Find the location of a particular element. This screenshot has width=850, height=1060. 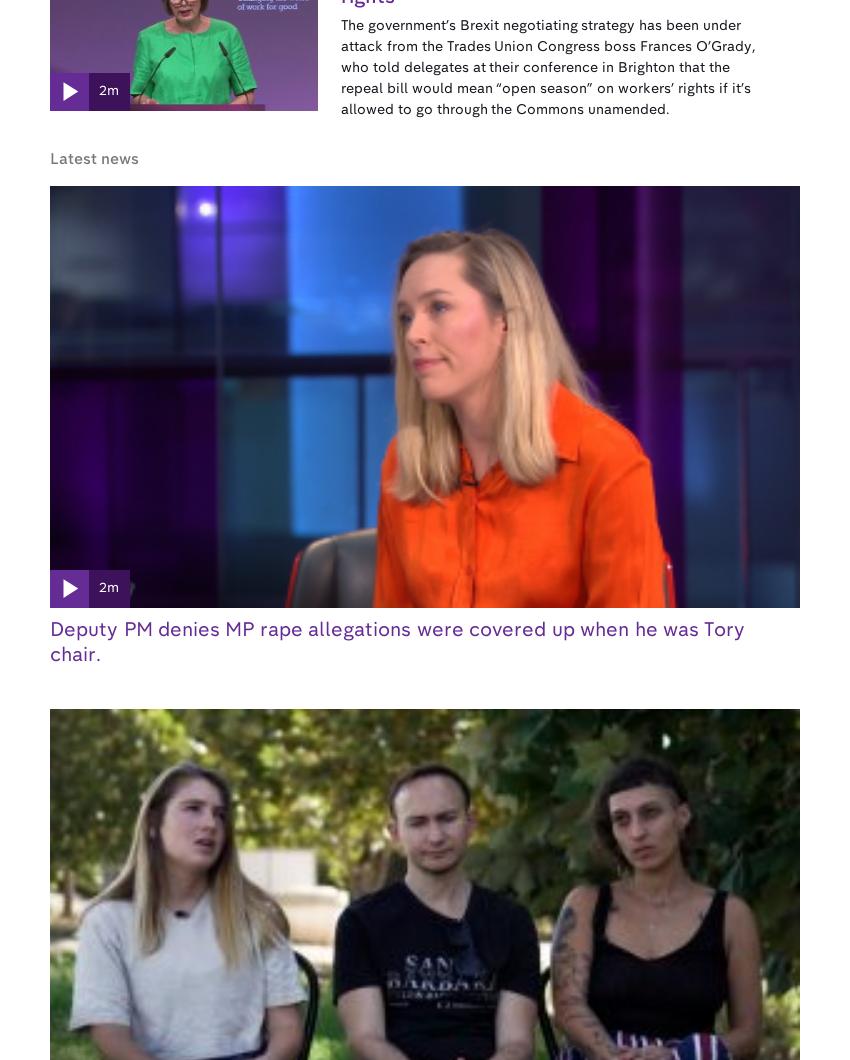

'Distribution' is located at coordinates (438, 846).